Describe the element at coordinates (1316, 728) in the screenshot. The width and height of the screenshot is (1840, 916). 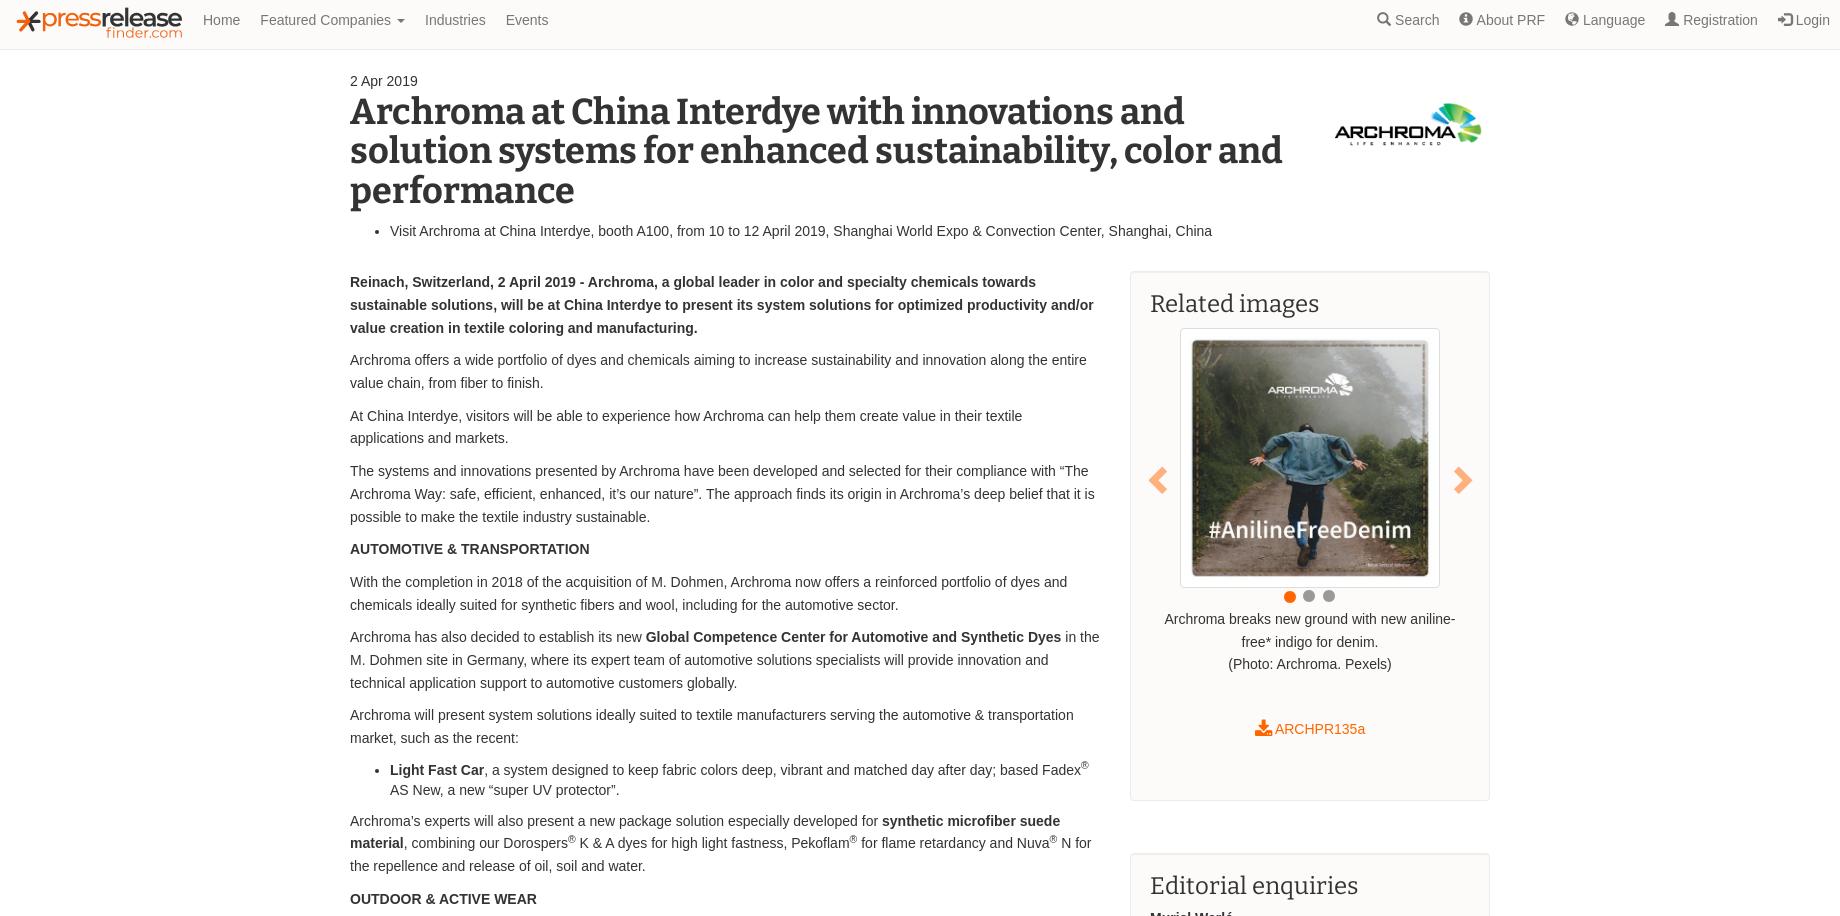
I see `'ARCHPR135a'` at that location.